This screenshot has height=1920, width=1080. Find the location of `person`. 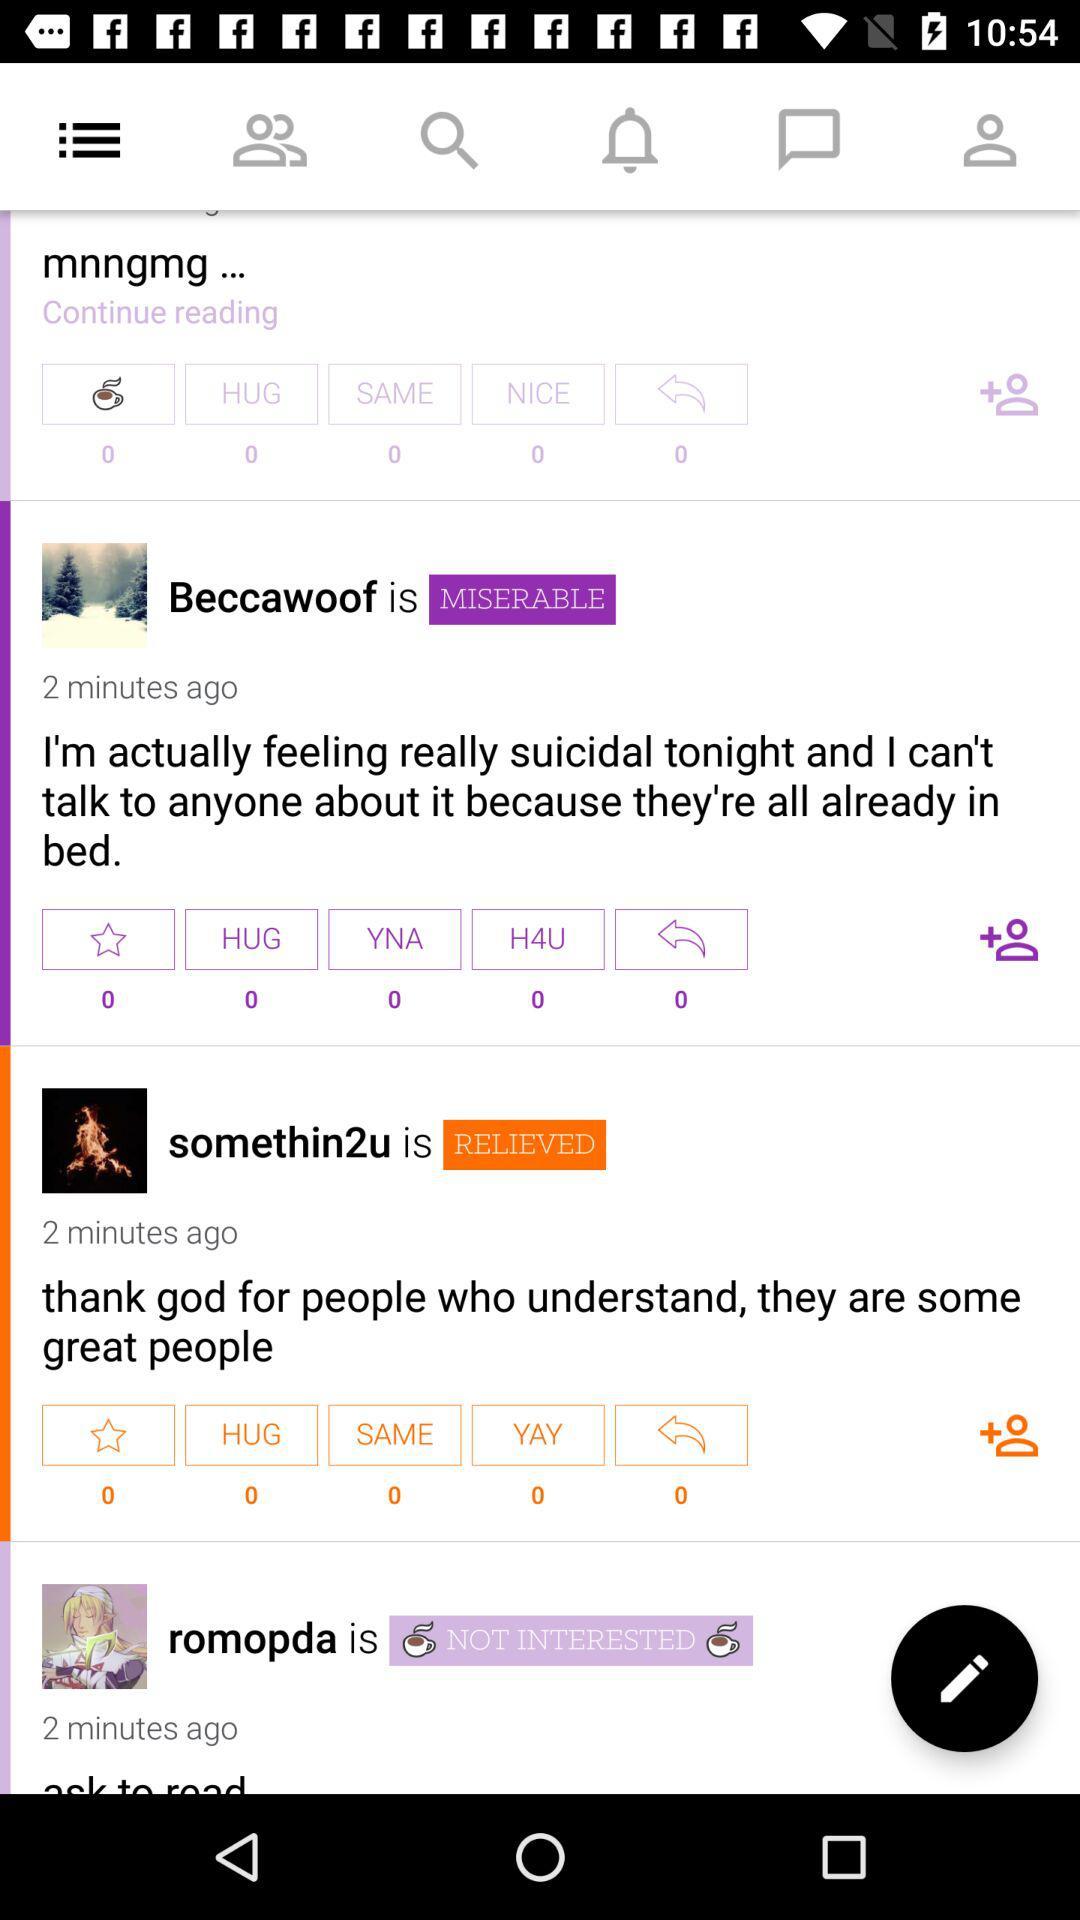

person is located at coordinates (1009, 1434).